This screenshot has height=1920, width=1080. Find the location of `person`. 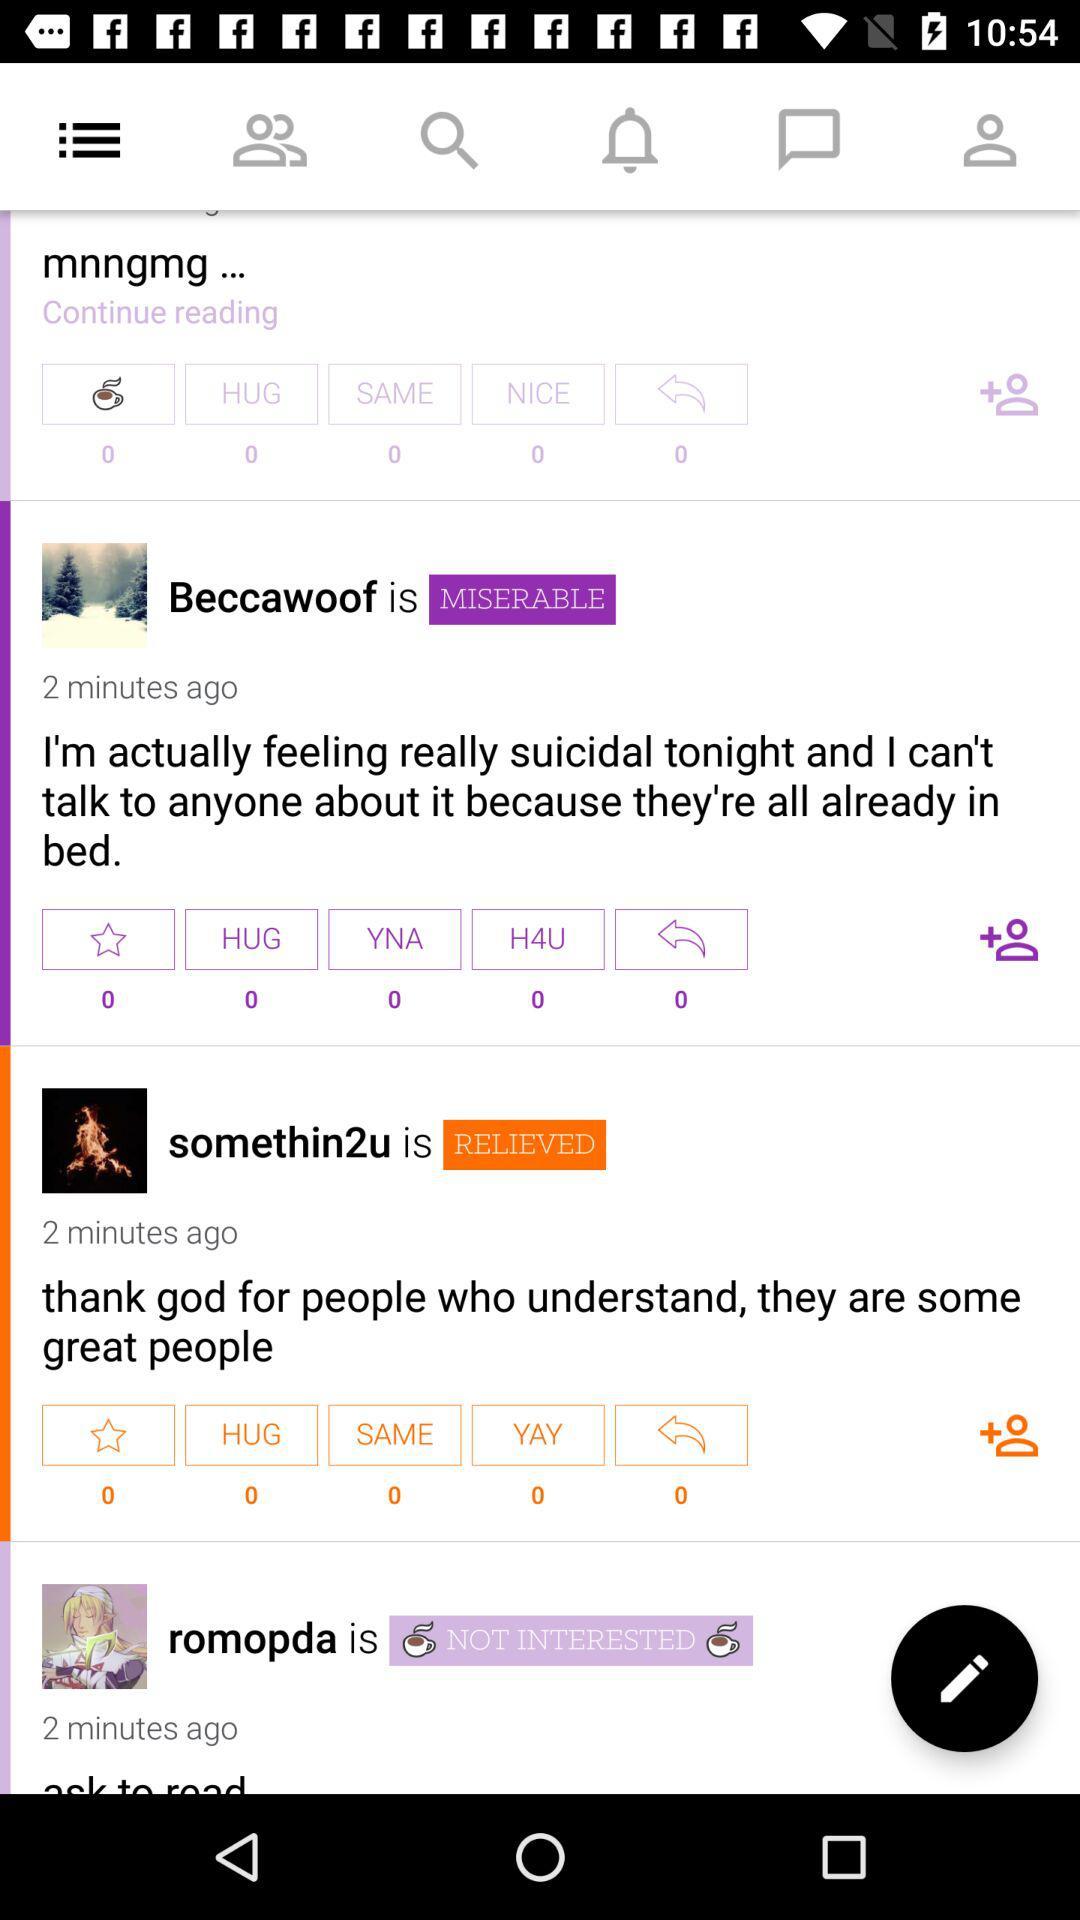

person is located at coordinates (1009, 1434).